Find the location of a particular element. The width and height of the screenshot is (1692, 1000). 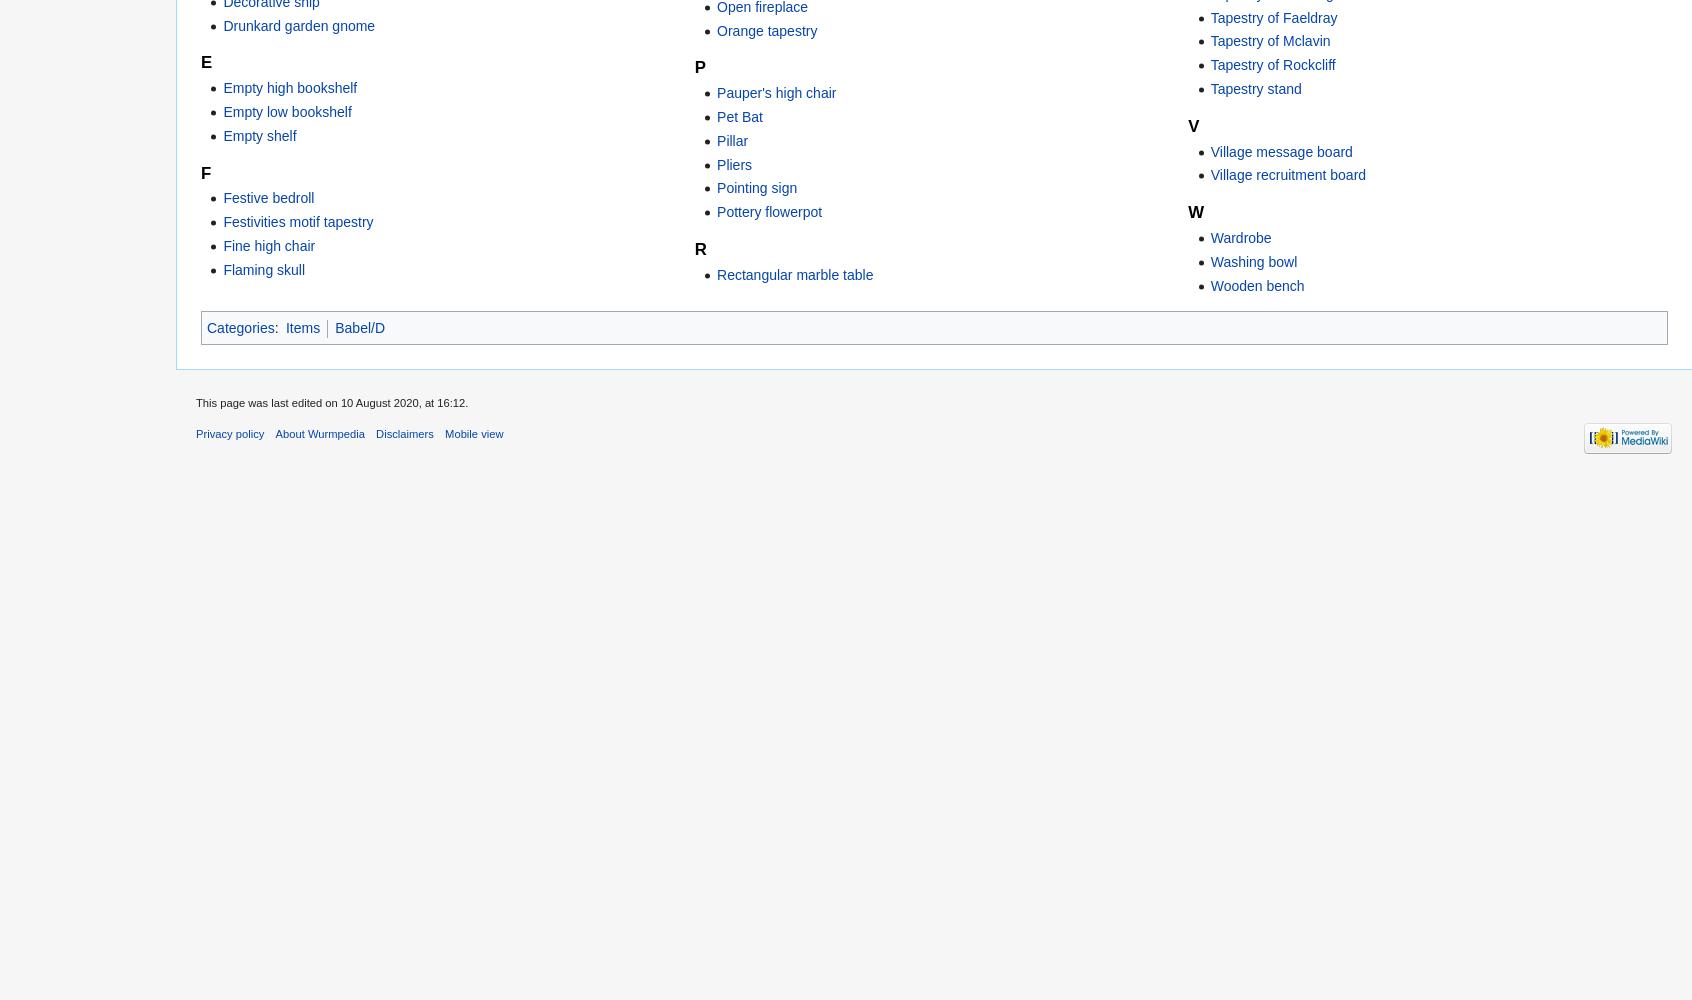

'Tapestry of Rockcliff' is located at coordinates (1271, 64).